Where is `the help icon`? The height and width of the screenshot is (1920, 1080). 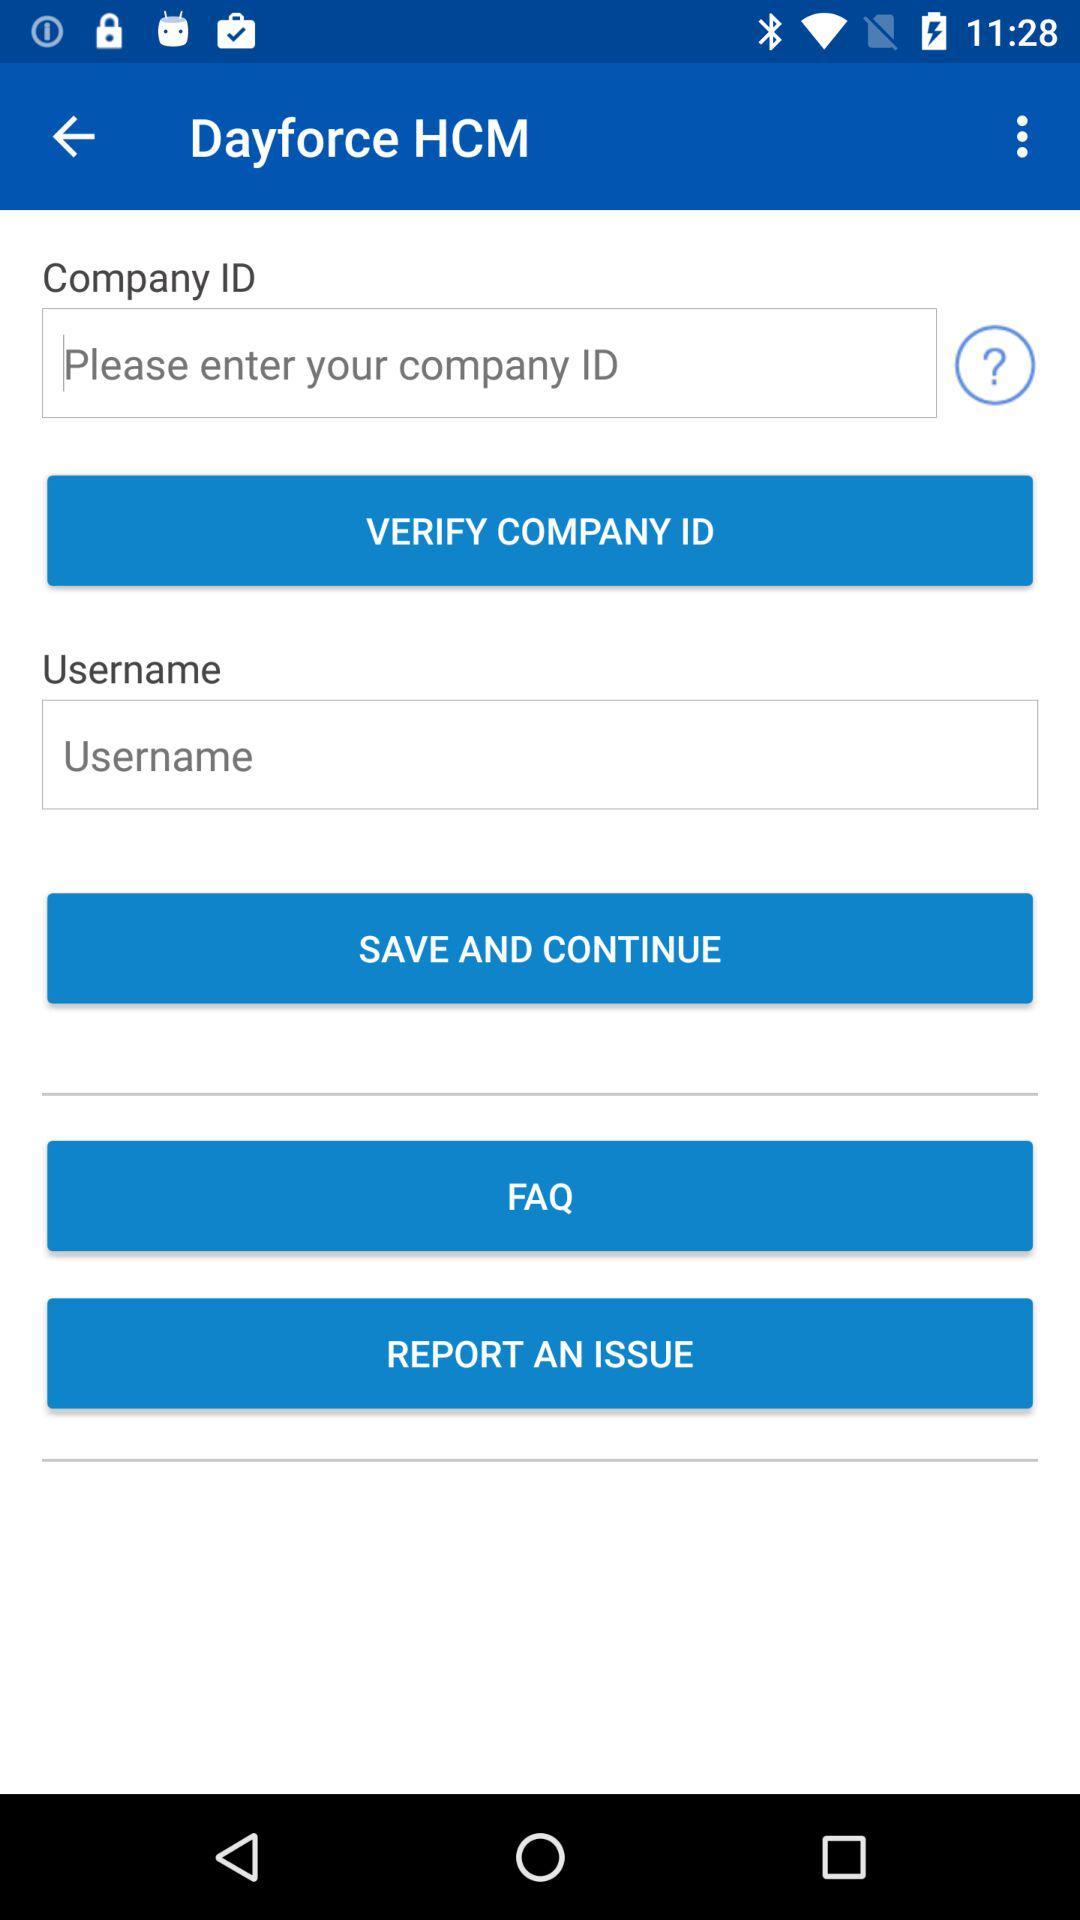 the help icon is located at coordinates (994, 363).